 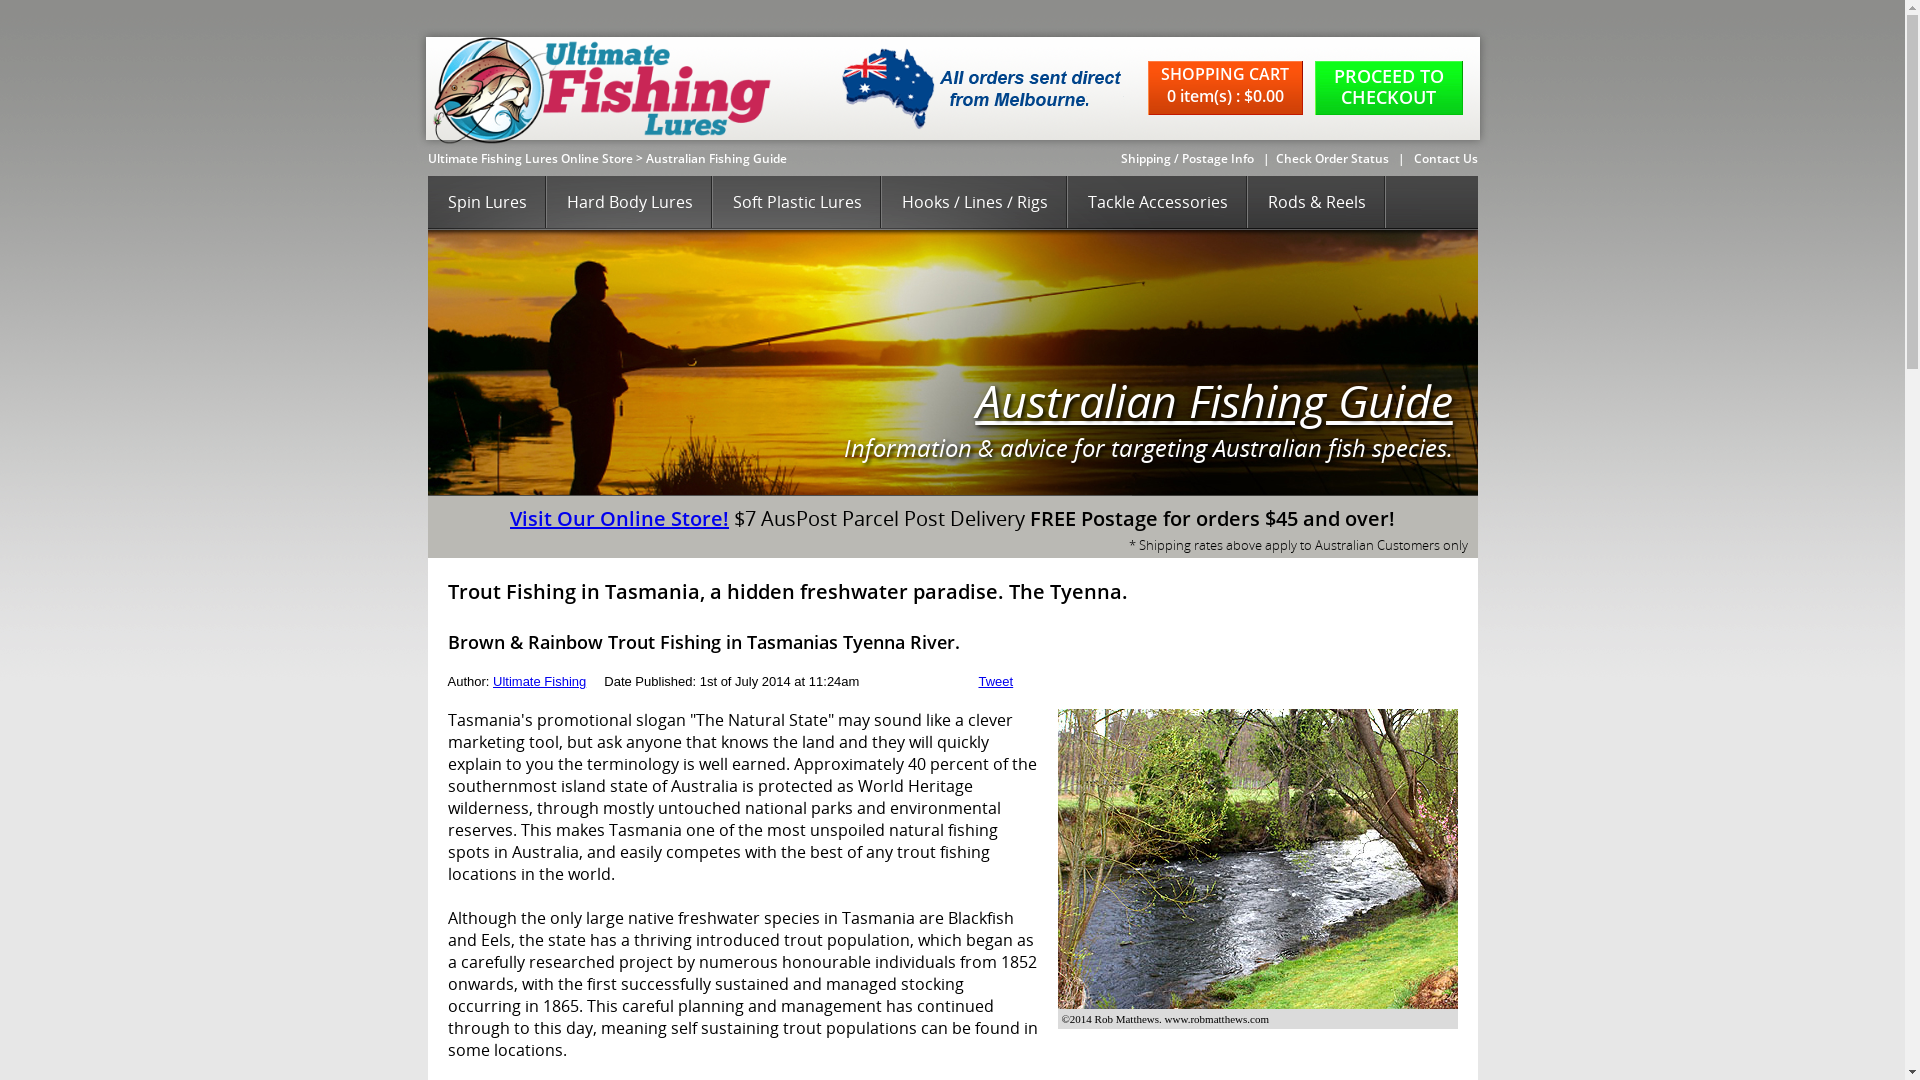 What do you see at coordinates (716, 157) in the screenshot?
I see `'Australian Fishing Guide'` at bounding box center [716, 157].